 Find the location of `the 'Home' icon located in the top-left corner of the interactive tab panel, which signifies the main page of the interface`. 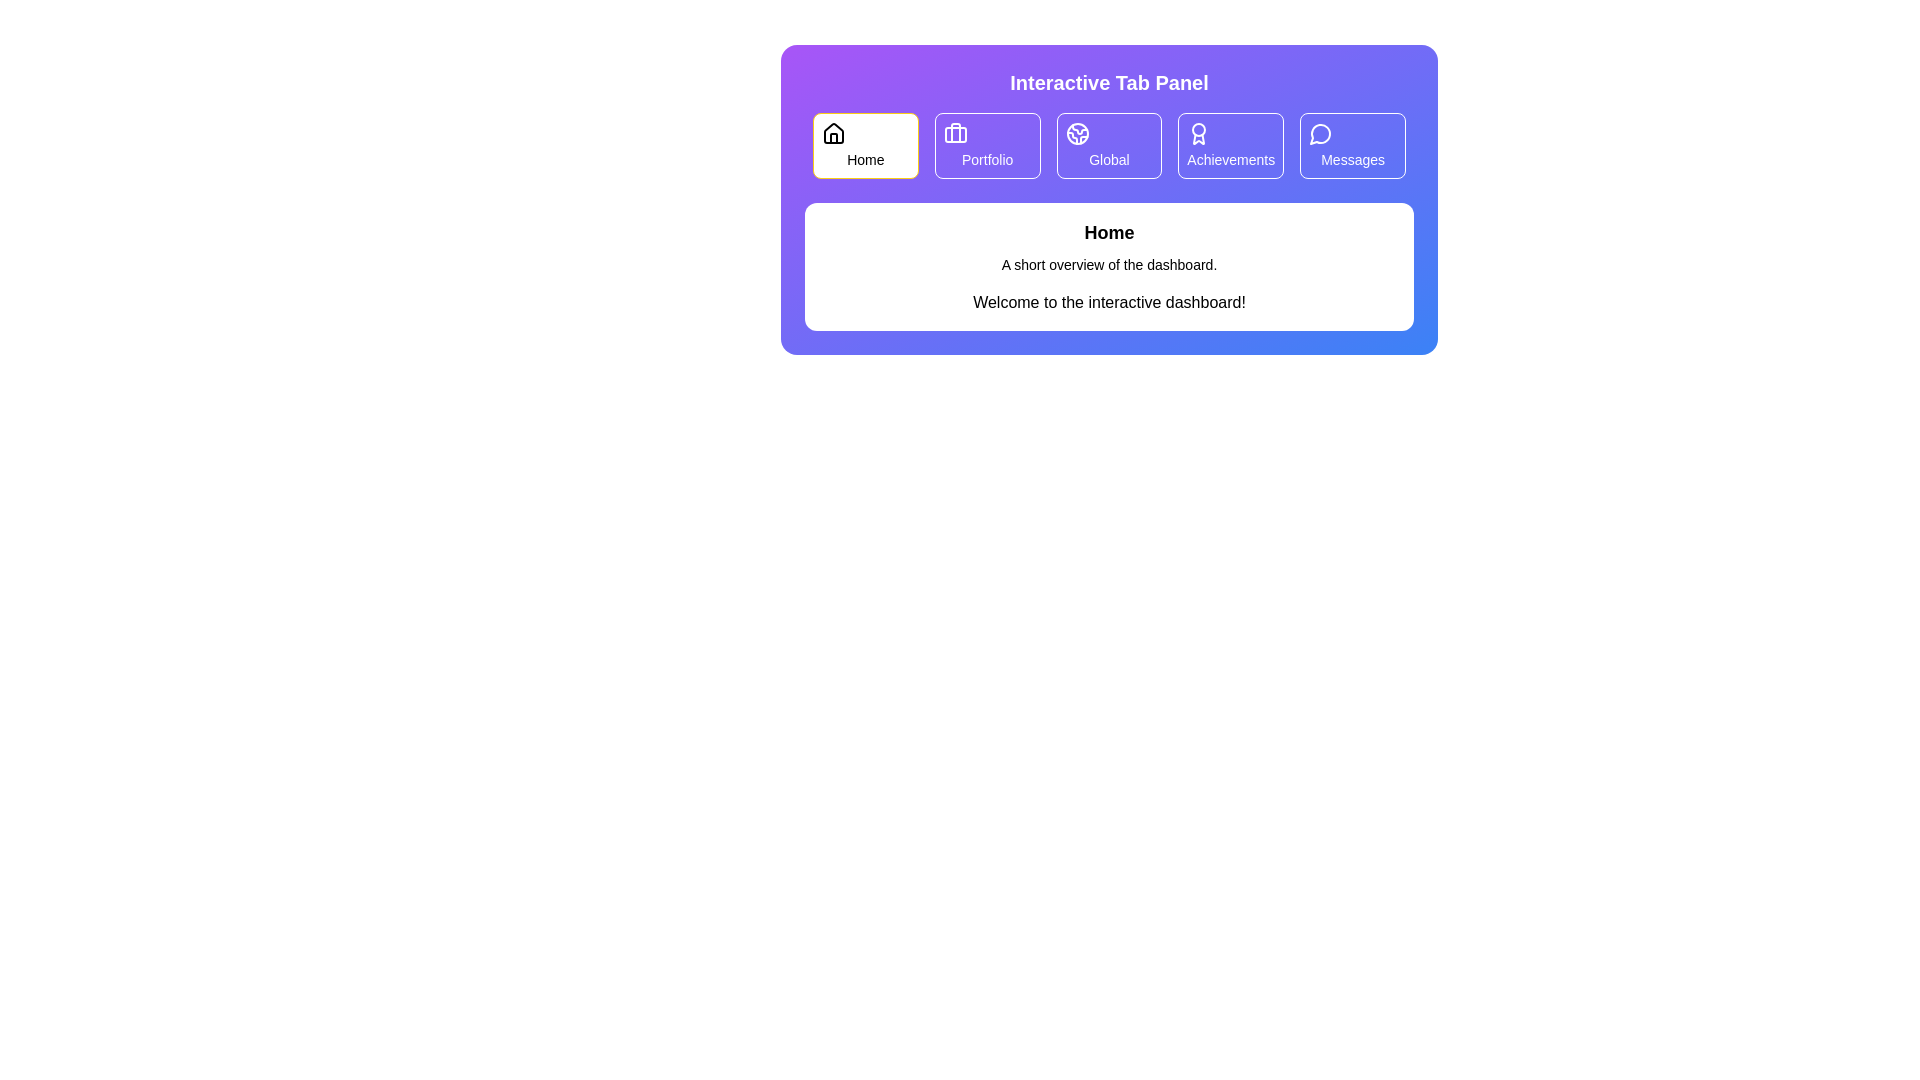

the 'Home' icon located in the top-left corner of the interactive tab panel, which signifies the main page of the interface is located at coordinates (834, 134).